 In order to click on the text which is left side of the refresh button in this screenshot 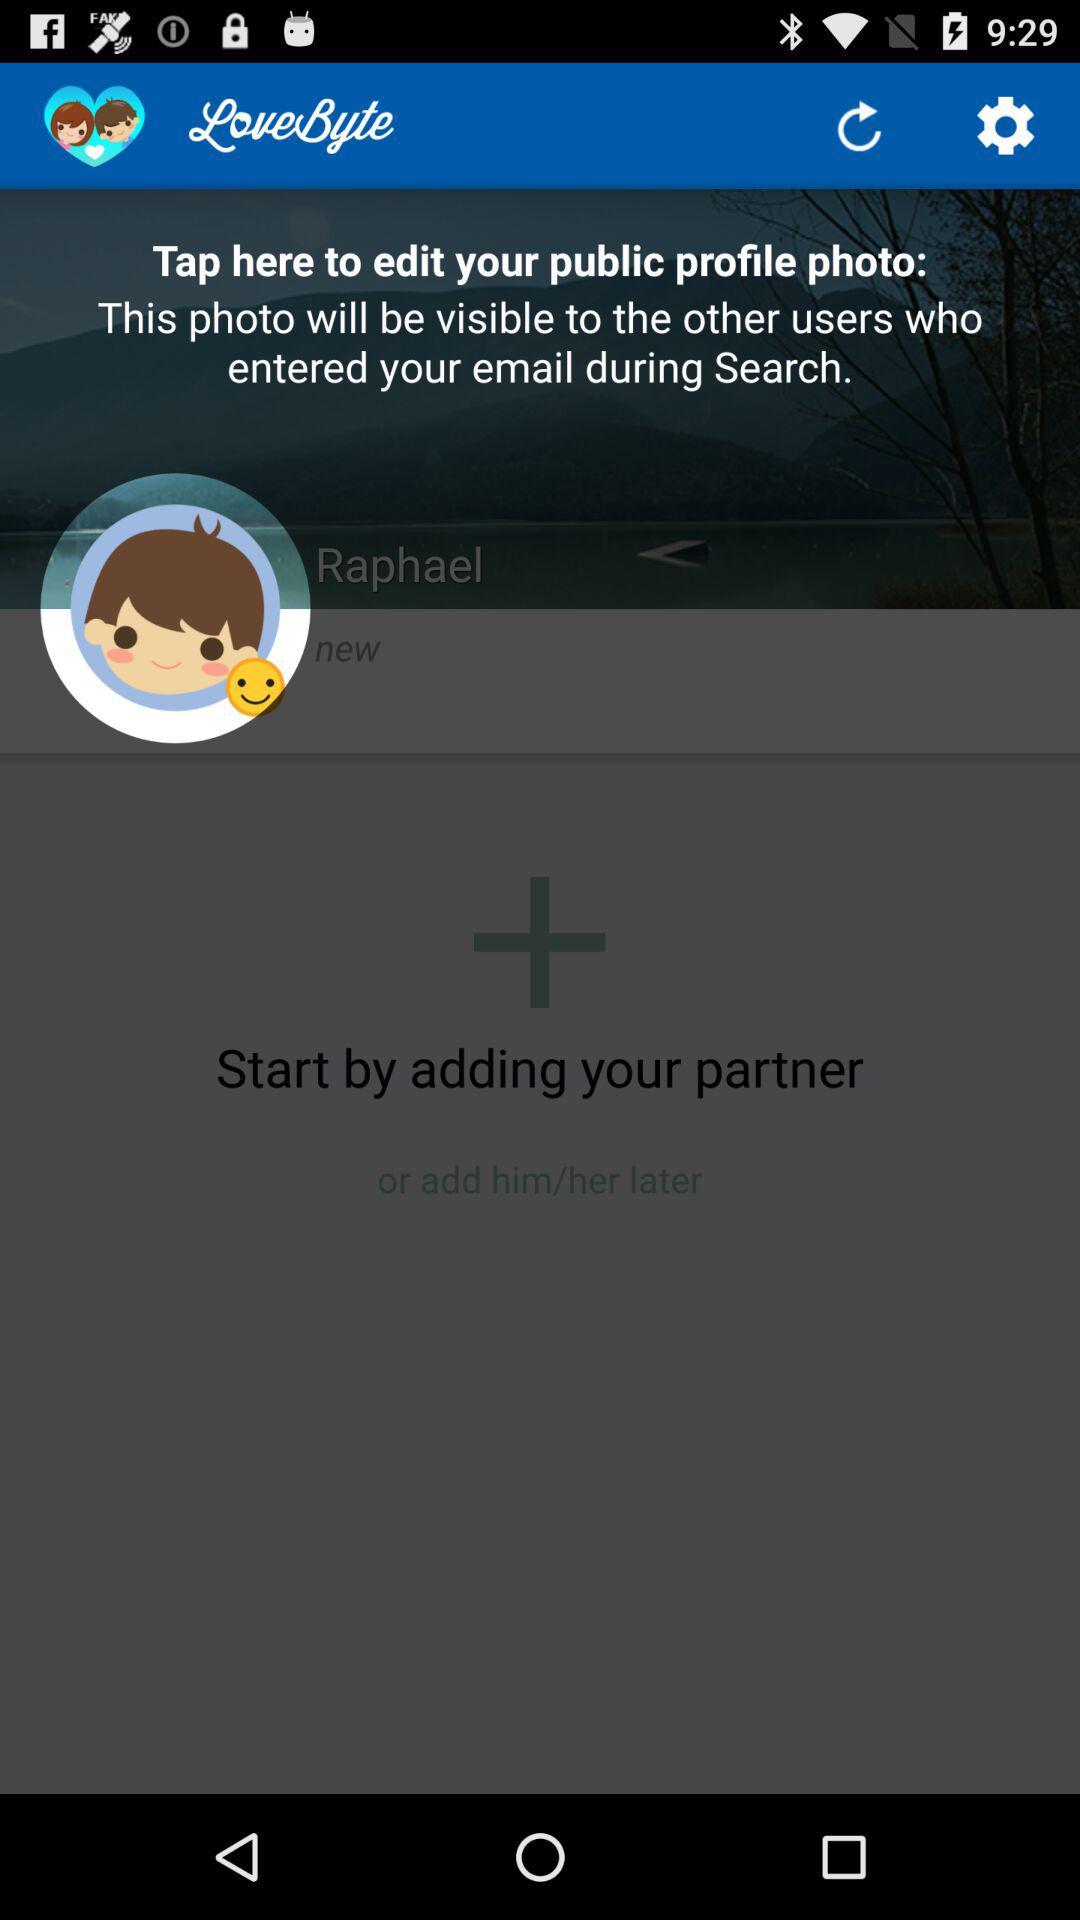, I will do `click(291, 124)`.